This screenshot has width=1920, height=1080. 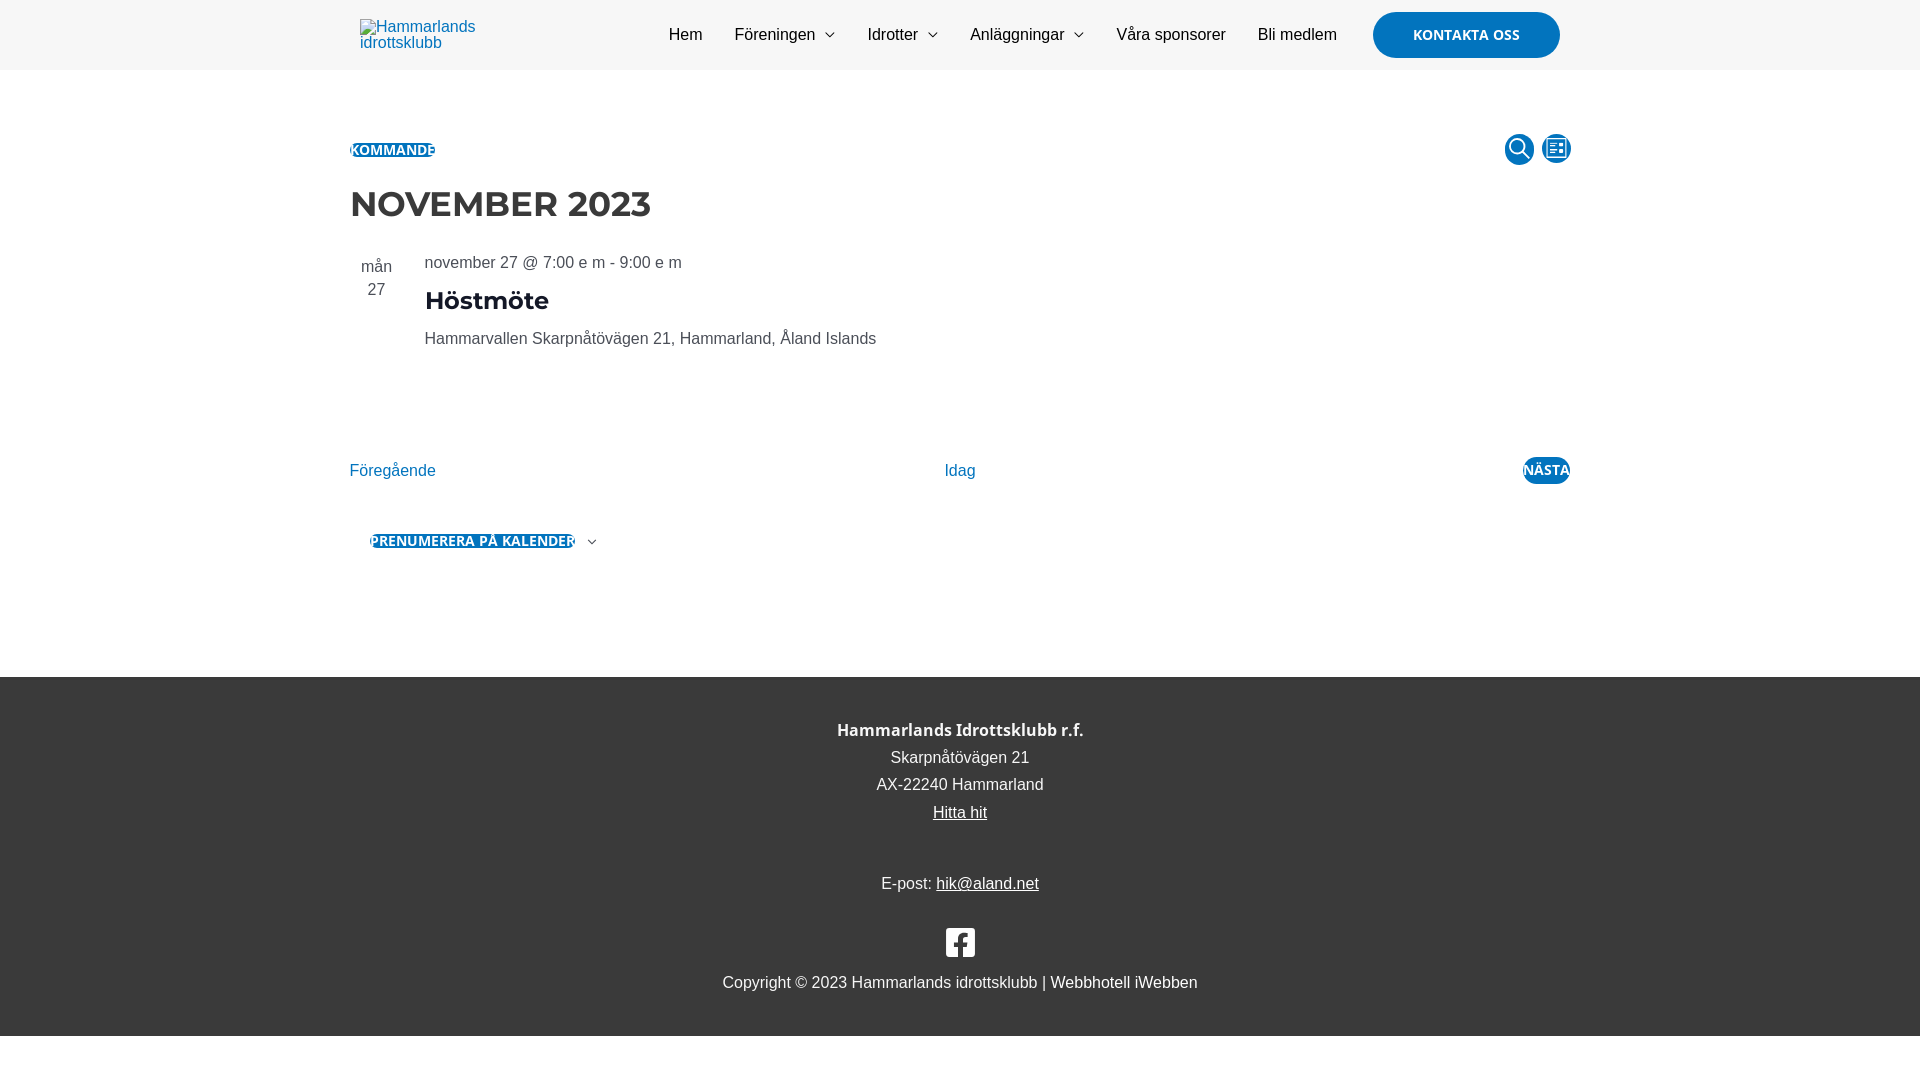 I want to click on 'KONTAKTA OSS', so click(x=1466, y=34).